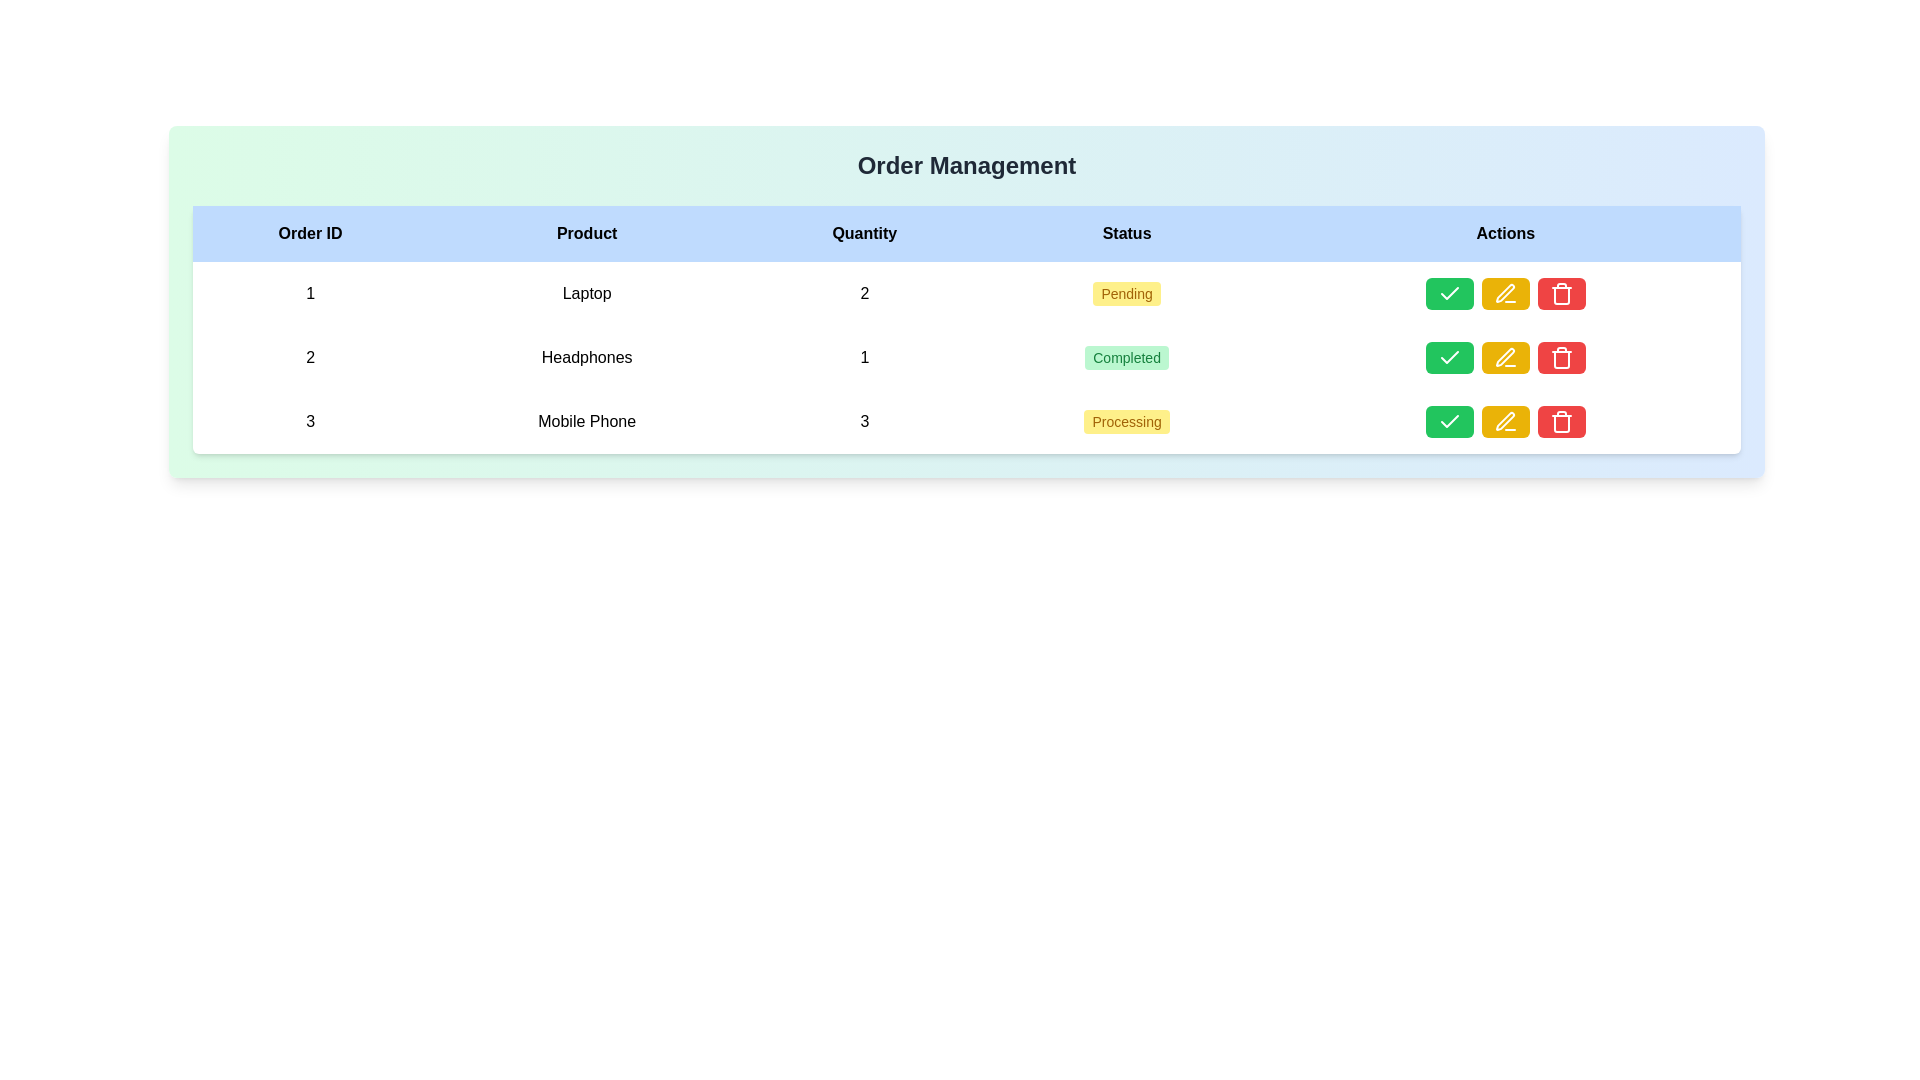 Image resolution: width=1920 pixels, height=1080 pixels. I want to click on the red delete button with a trash can icon located in the third column of the 'Actions' section in the third row of the table, so click(1560, 420).